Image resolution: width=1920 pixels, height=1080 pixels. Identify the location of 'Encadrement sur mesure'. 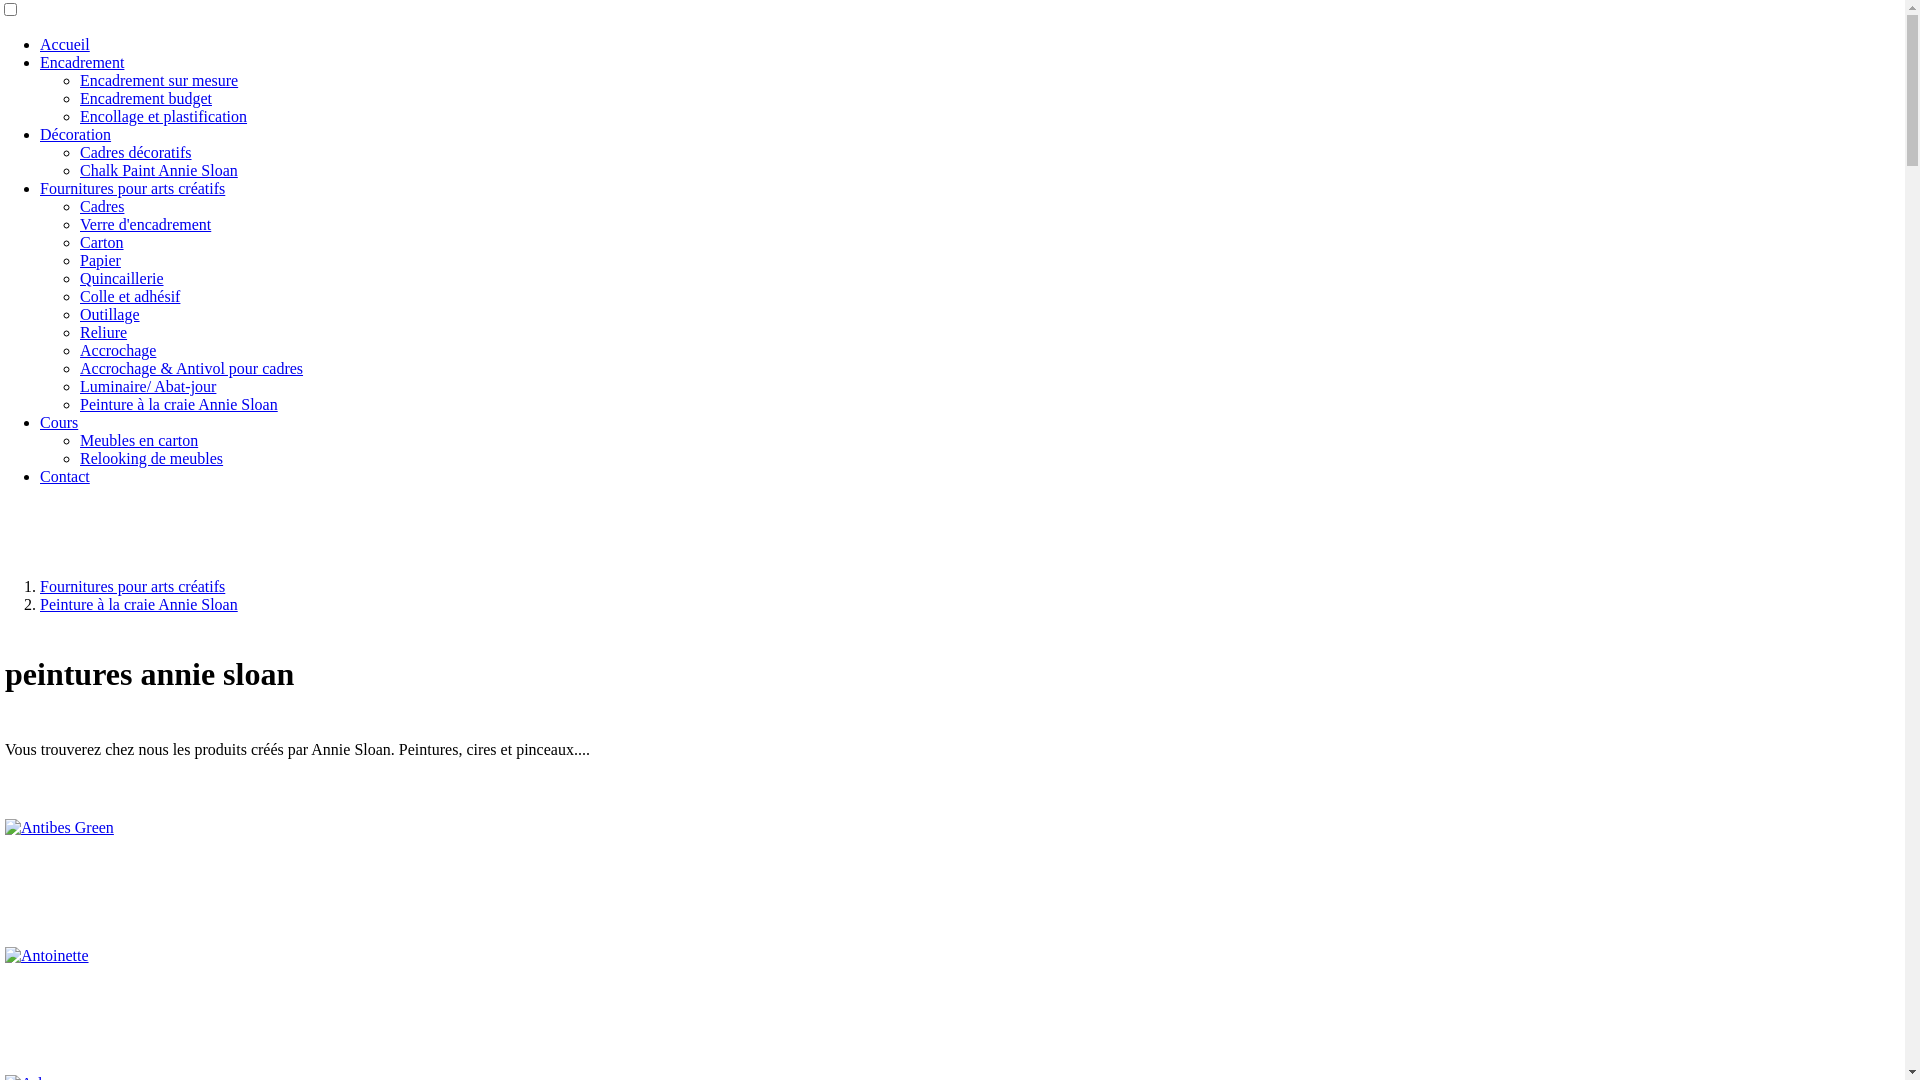
(157, 79).